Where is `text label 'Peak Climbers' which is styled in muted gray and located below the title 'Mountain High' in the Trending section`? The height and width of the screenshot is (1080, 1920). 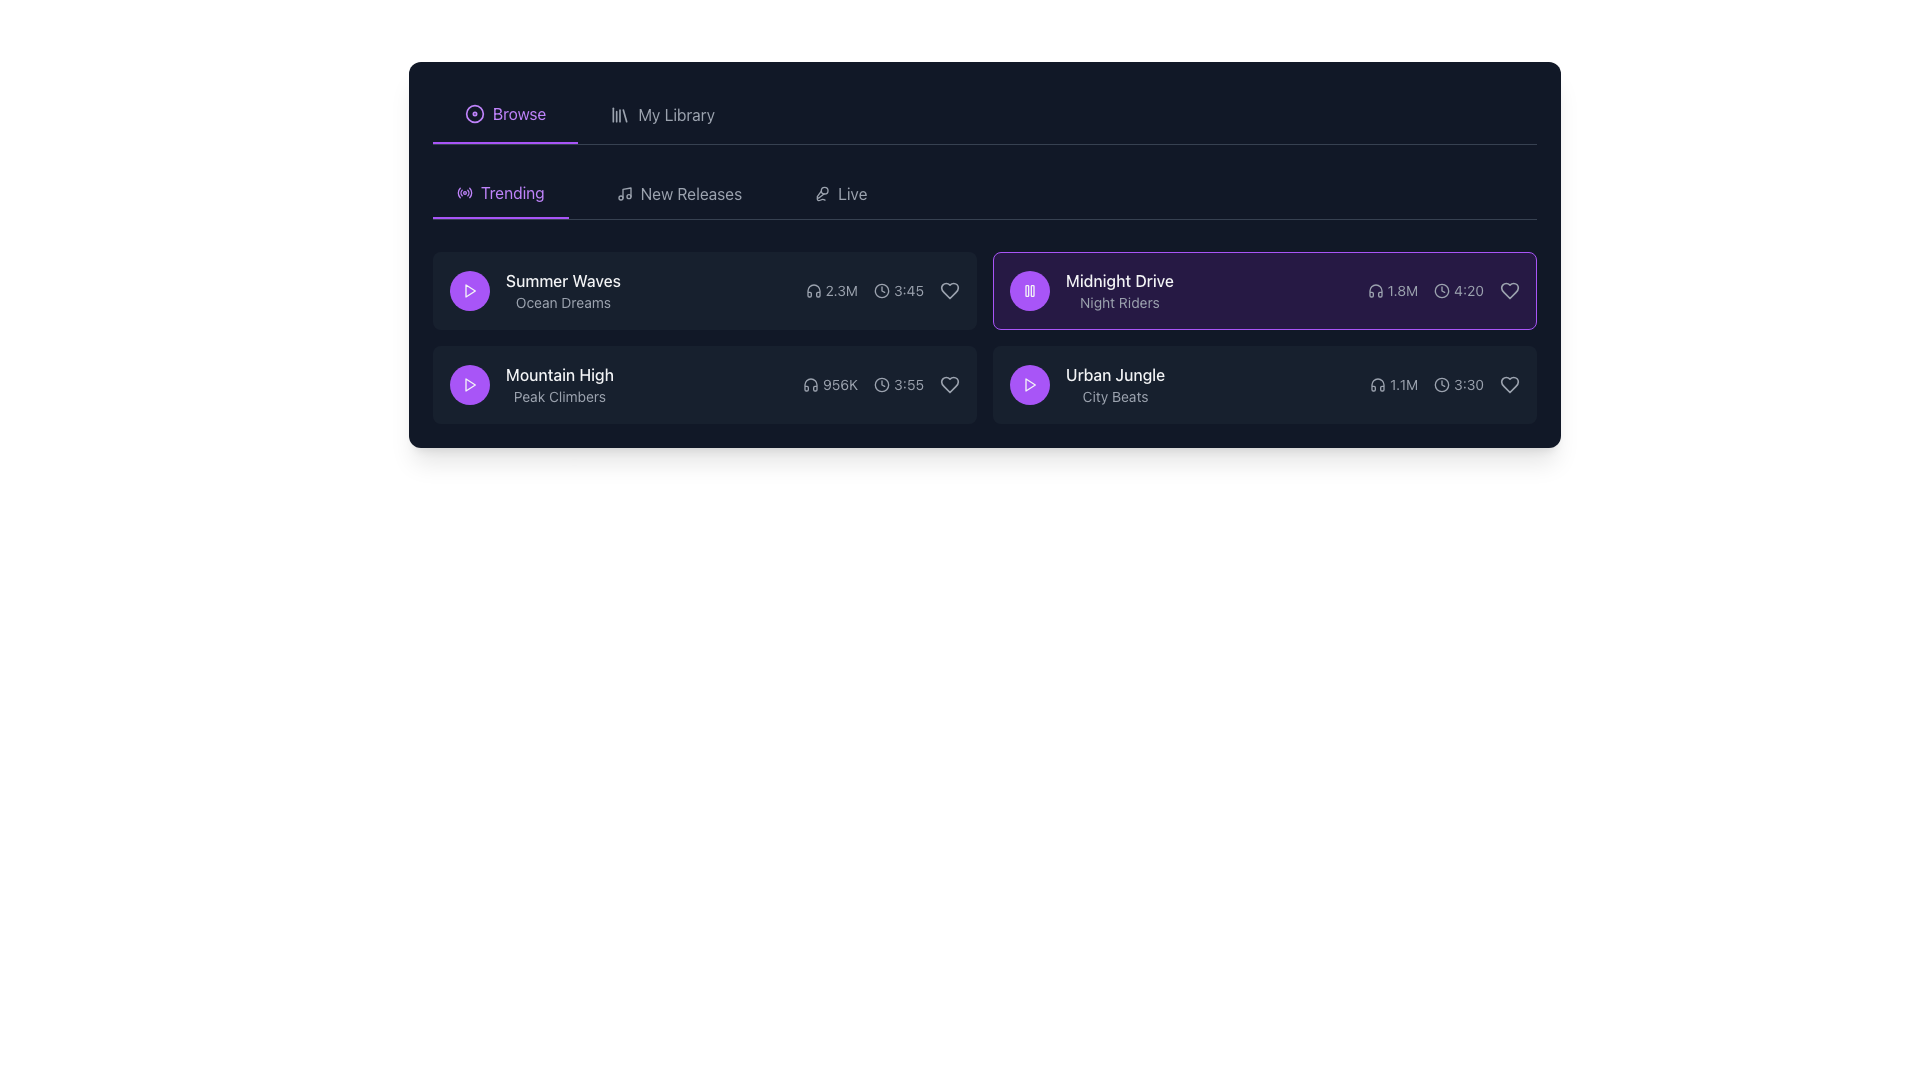 text label 'Peak Climbers' which is styled in muted gray and located below the title 'Mountain High' in the Trending section is located at coordinates (559, 397).